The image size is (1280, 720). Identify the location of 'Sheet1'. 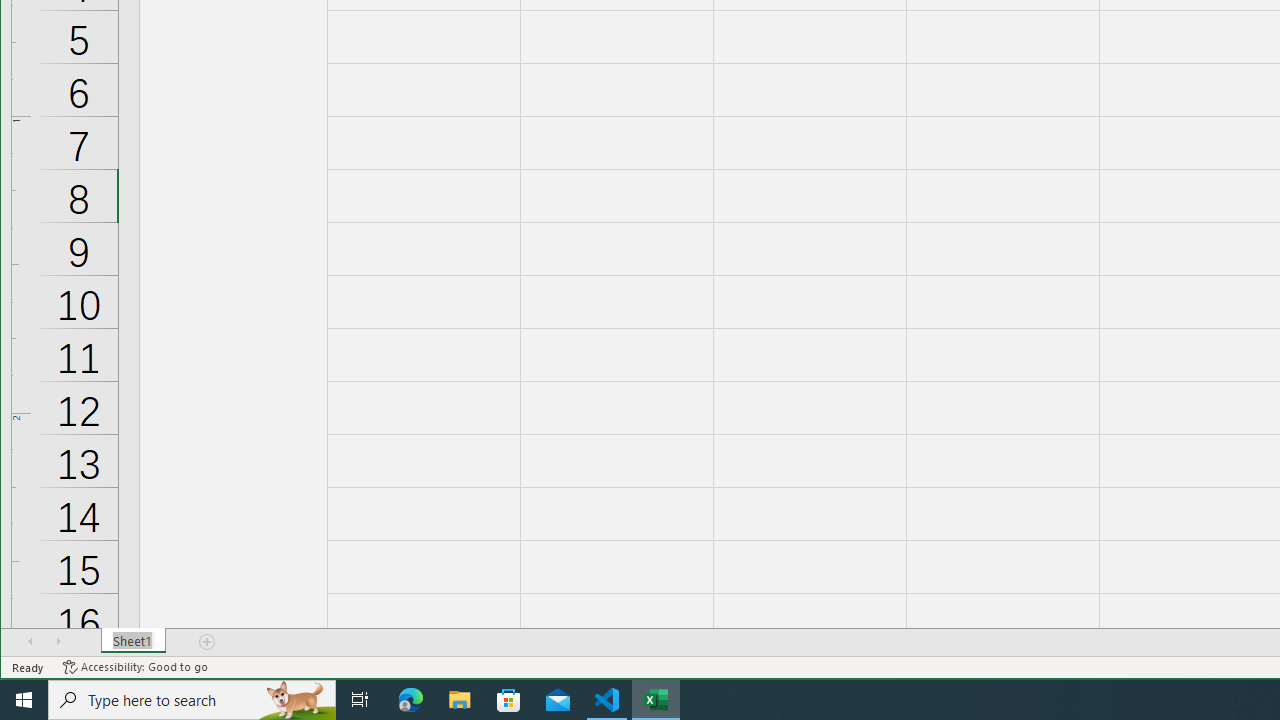
(132, 641).